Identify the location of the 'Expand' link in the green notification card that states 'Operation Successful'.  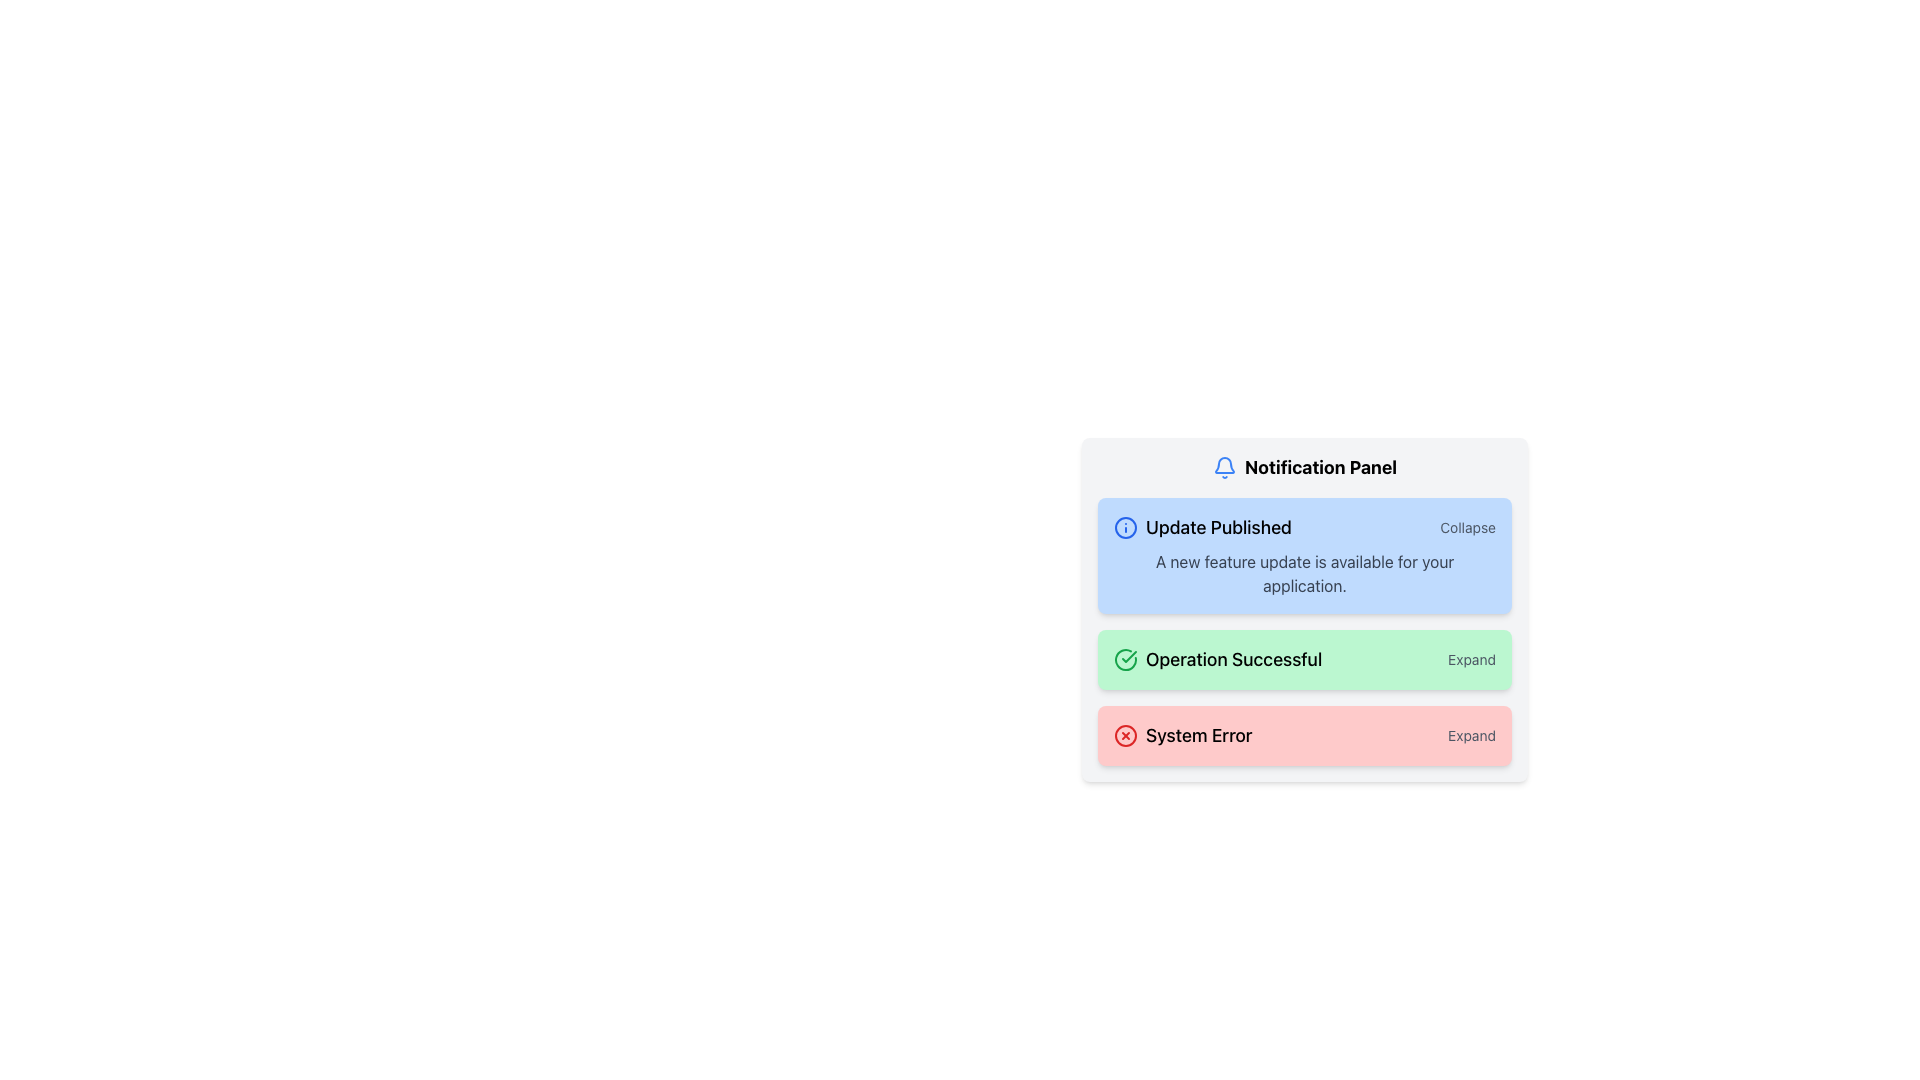
(1305, 632).